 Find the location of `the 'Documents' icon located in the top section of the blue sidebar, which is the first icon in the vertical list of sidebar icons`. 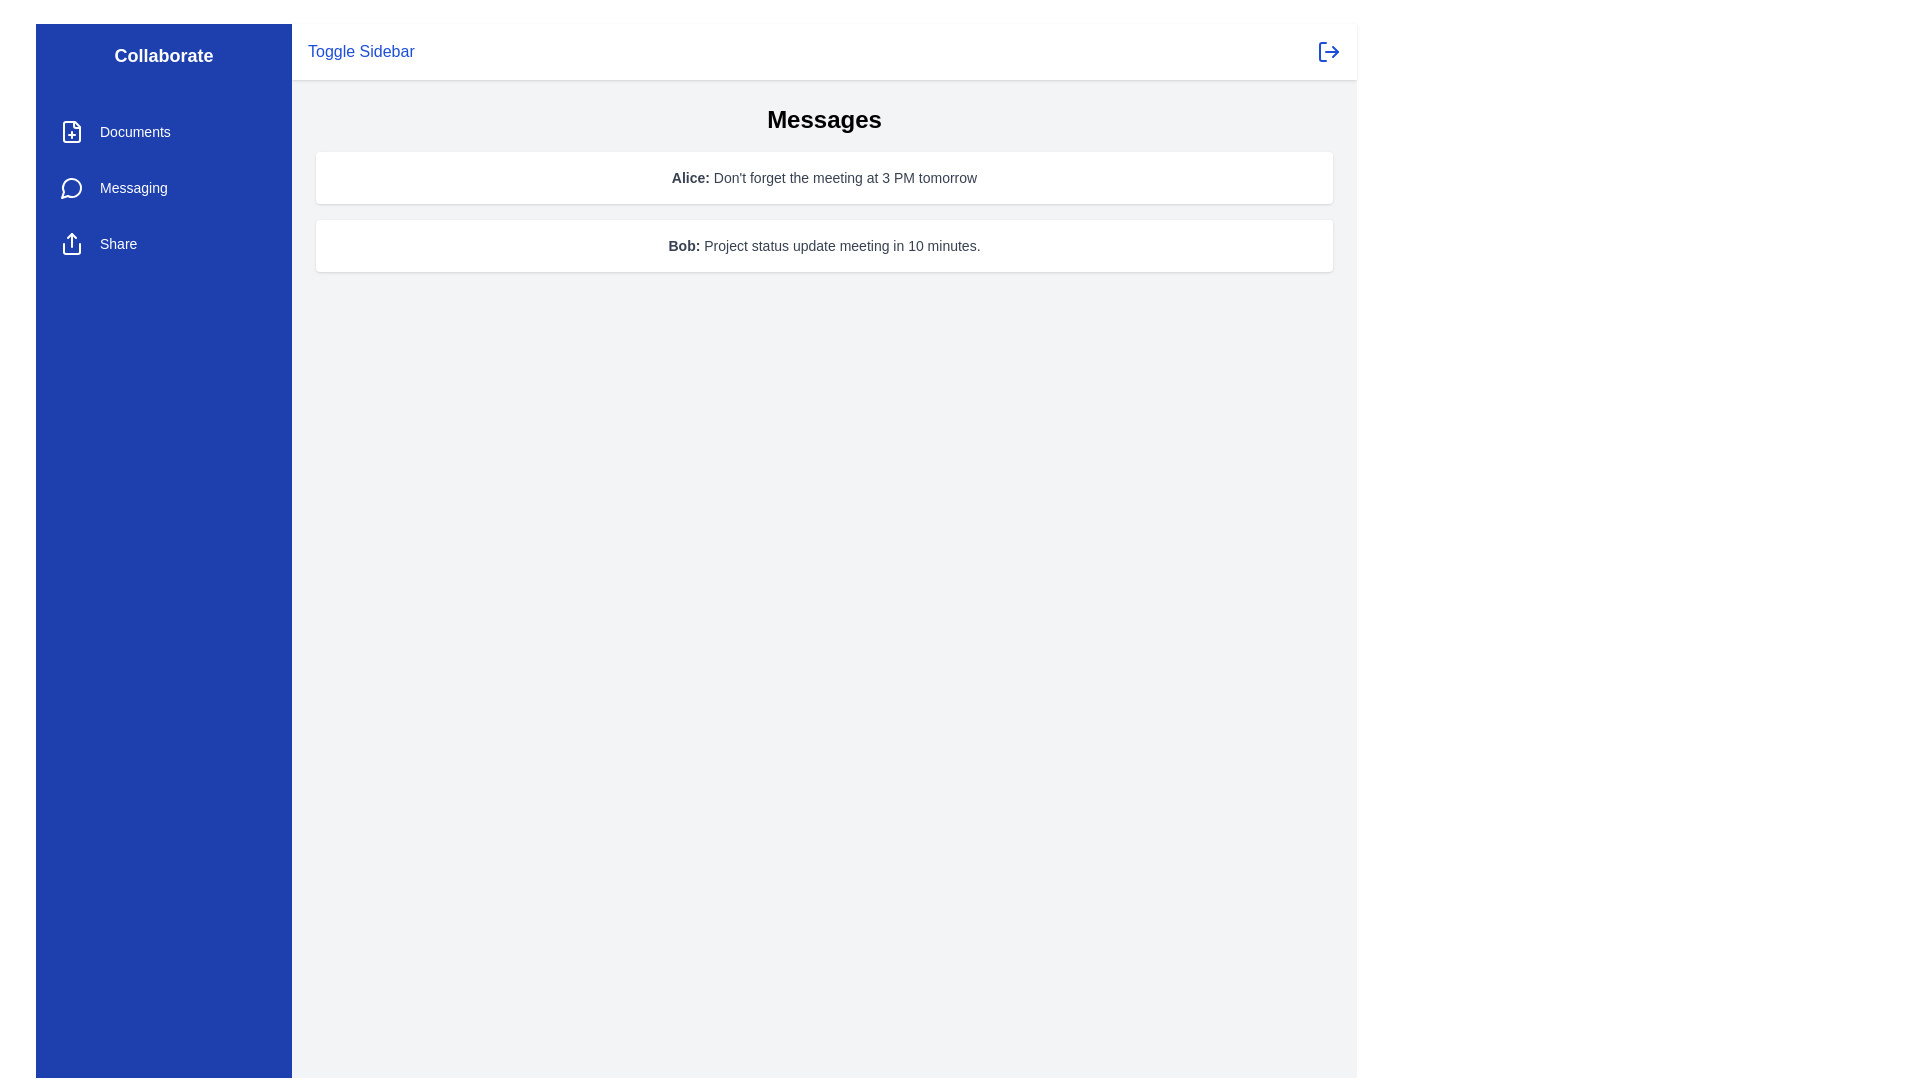

the 'Documents' icon located in the top section of the blue sidebar, which is the first icon in the vertical list of sidebar icons is located at coordinates (72, 131).